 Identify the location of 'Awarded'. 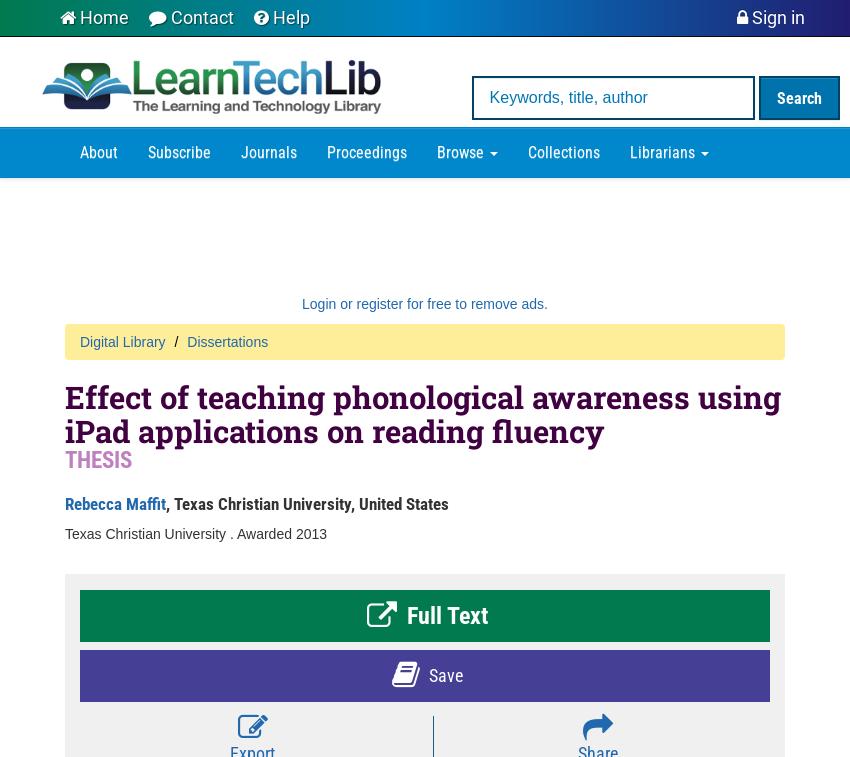
(264, 533).